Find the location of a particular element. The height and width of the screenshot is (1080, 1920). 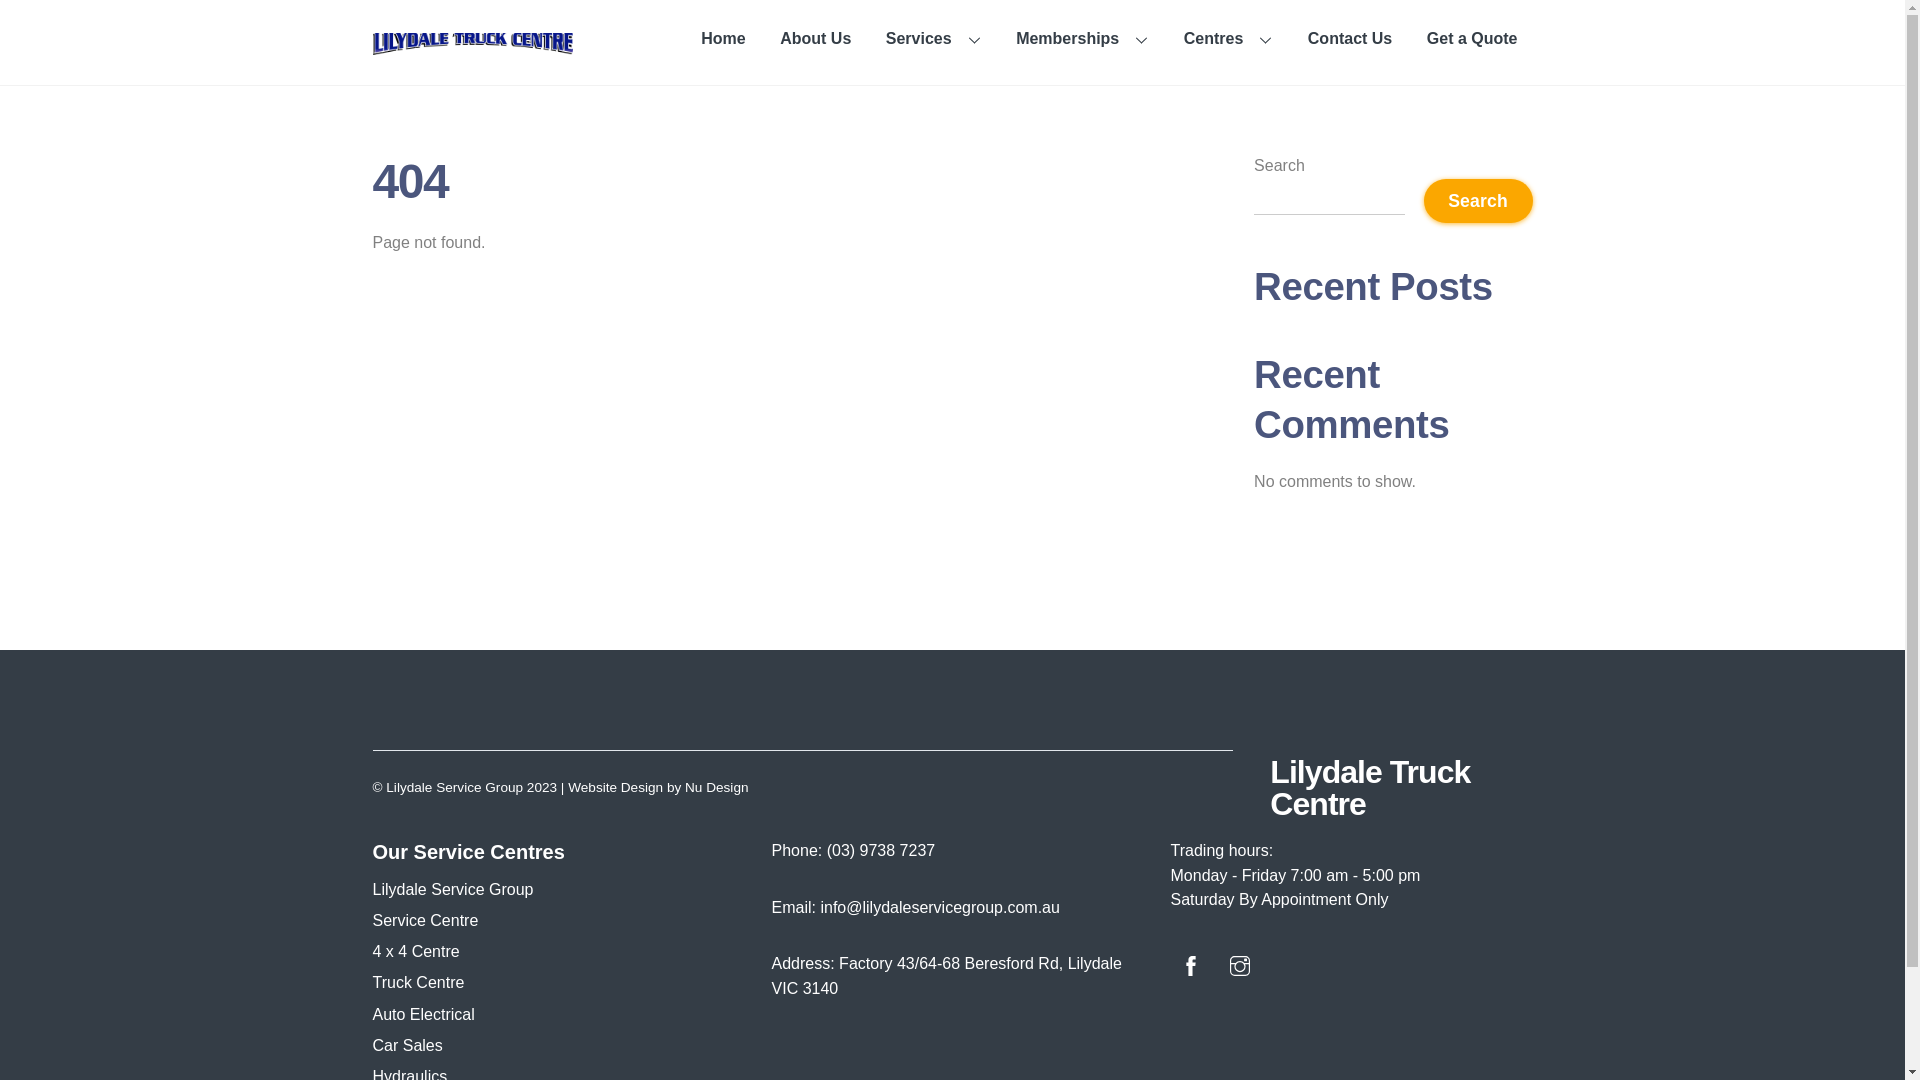

'Service Centre' is located at coordinates (424, 920).